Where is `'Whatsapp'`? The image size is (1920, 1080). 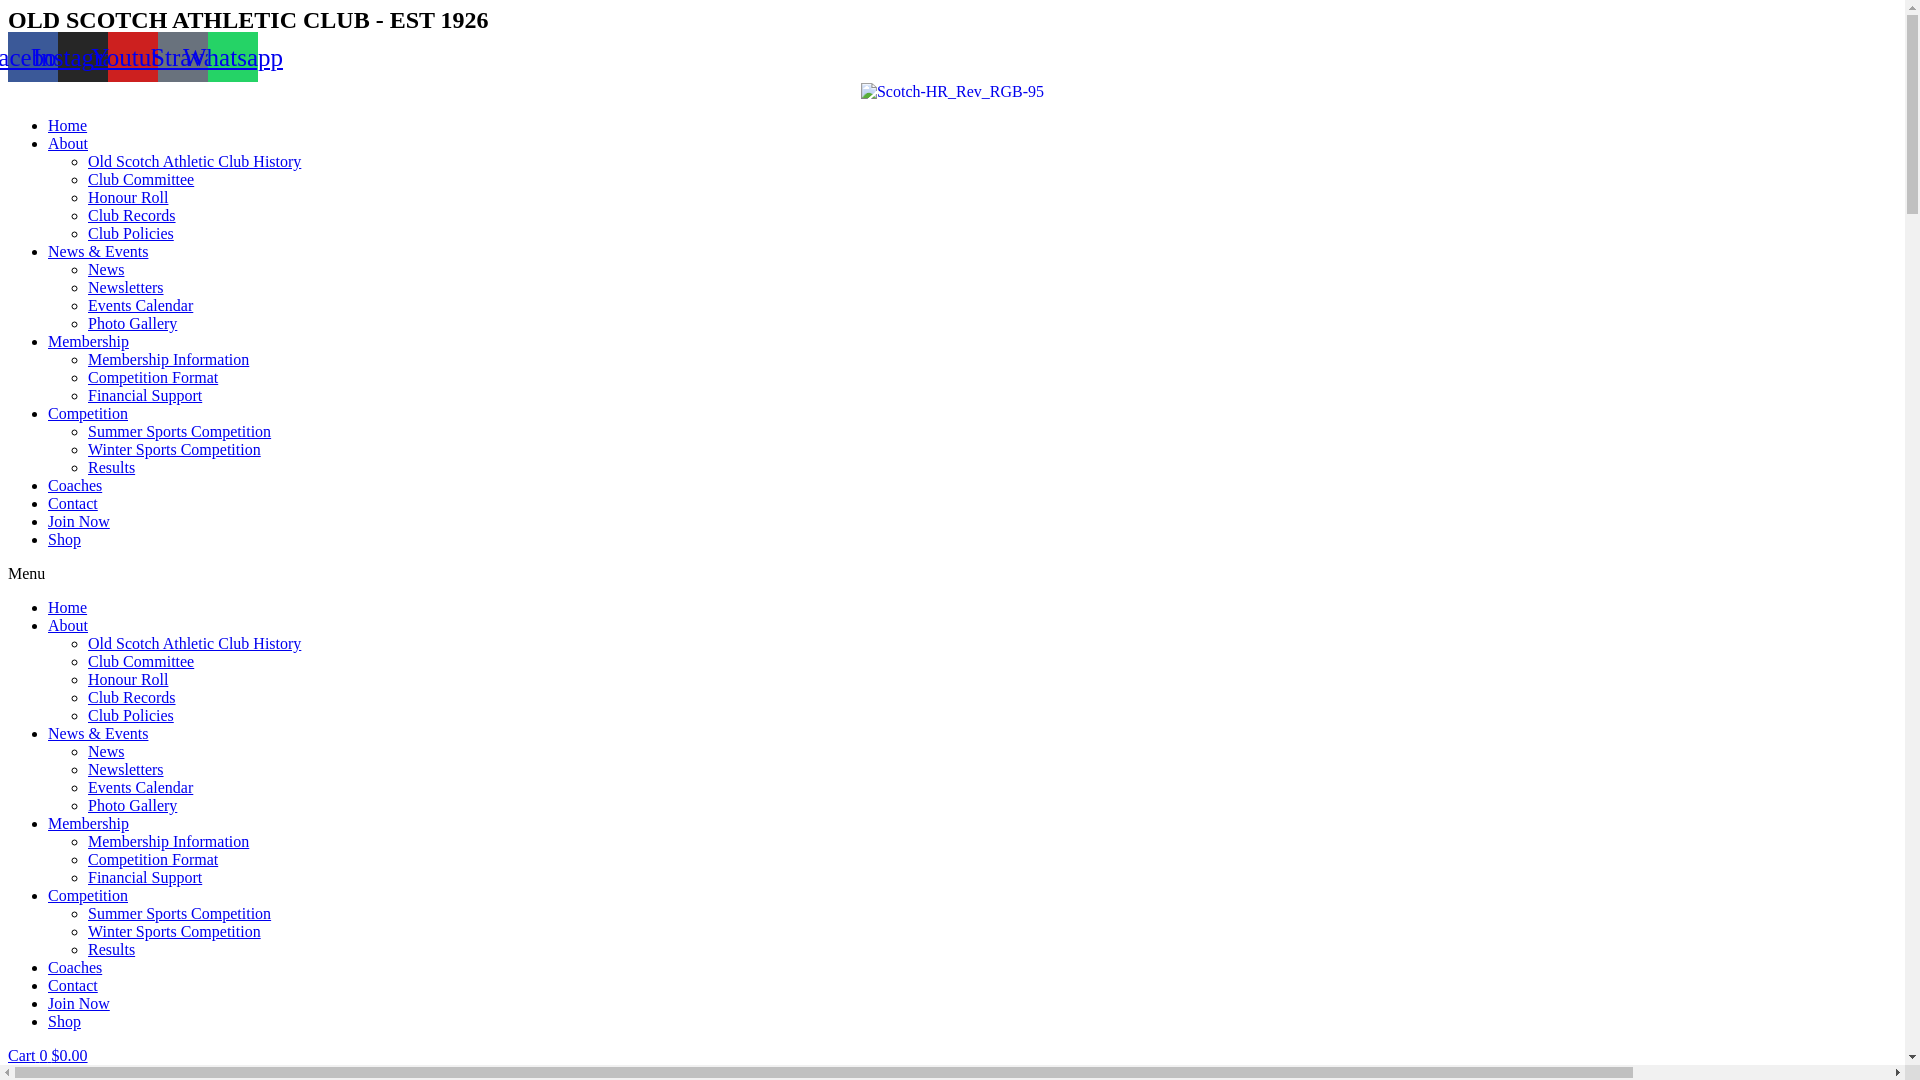 'Whatsapp' is located at coordinates (233, 56).